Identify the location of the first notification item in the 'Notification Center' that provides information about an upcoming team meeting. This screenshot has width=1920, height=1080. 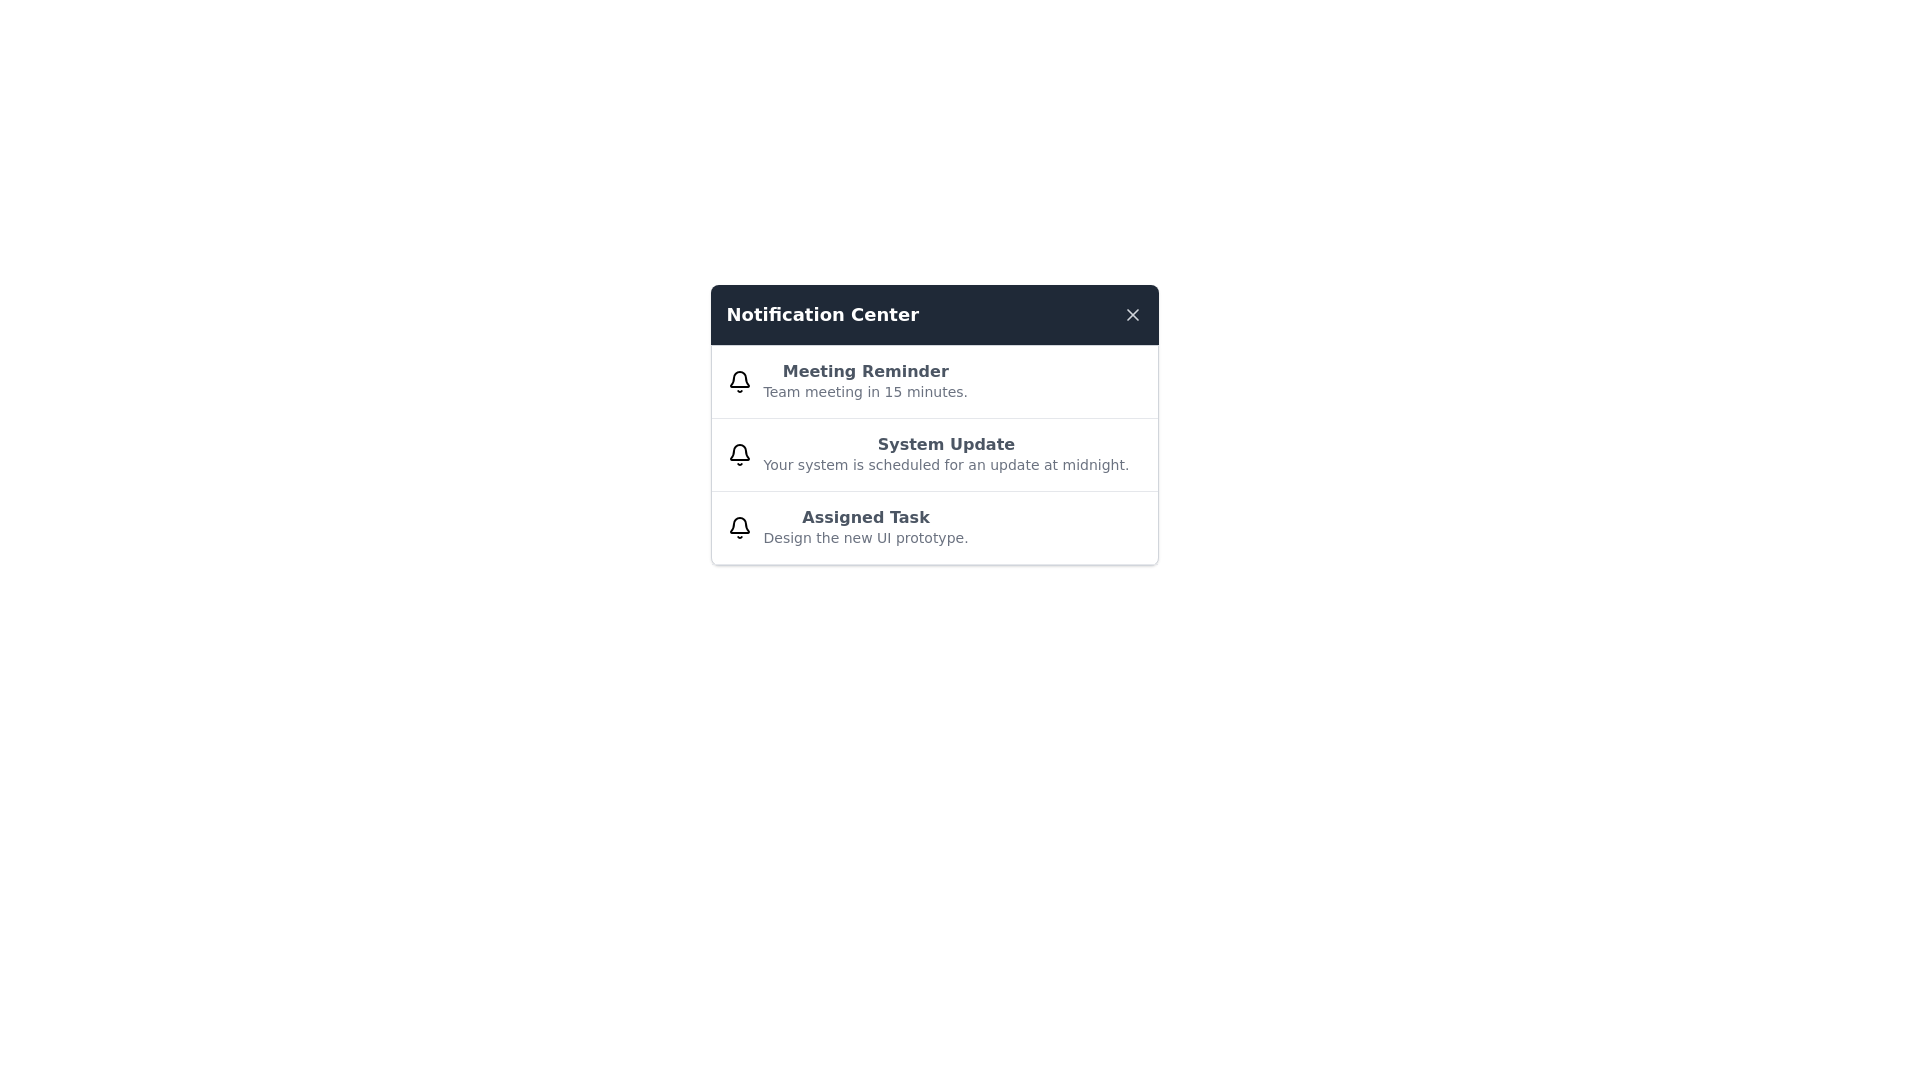
(933, 382).